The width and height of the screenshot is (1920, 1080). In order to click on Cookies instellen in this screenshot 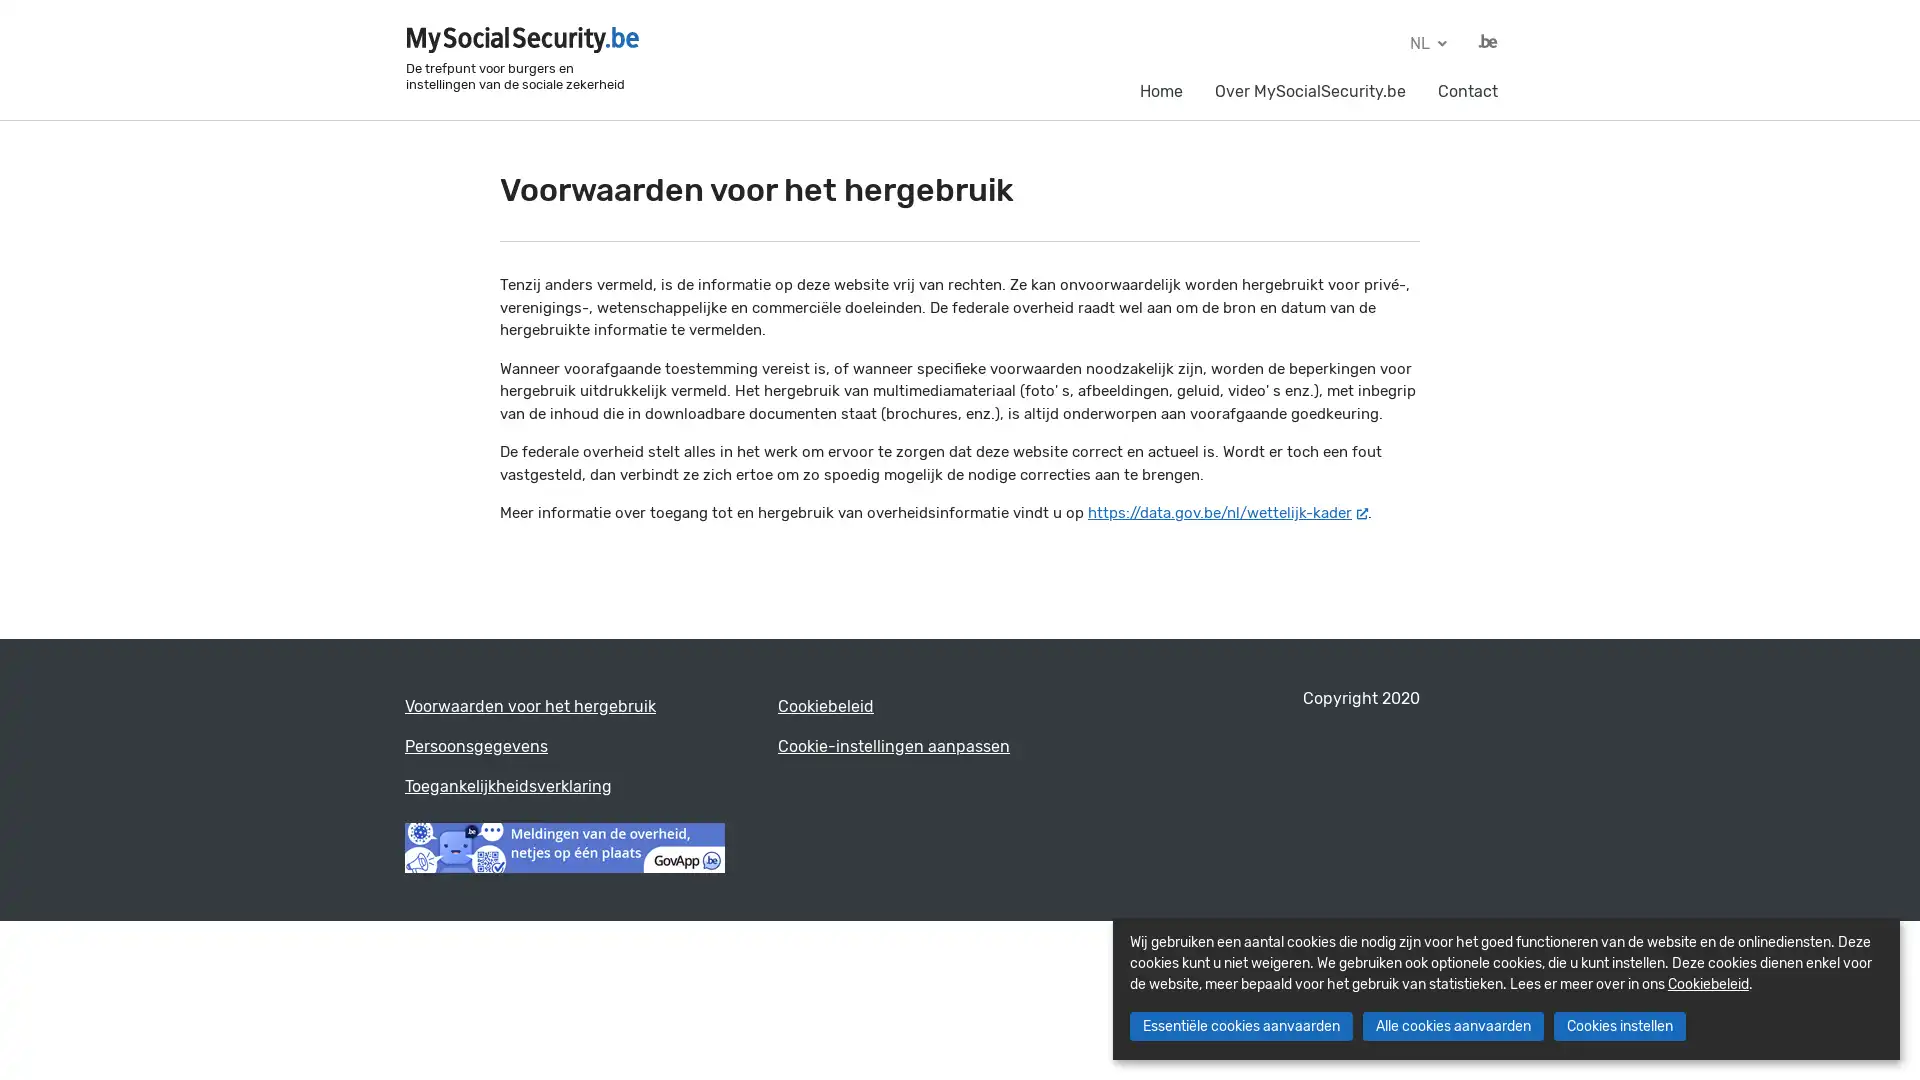, I will do `click(1618, 1026)`.